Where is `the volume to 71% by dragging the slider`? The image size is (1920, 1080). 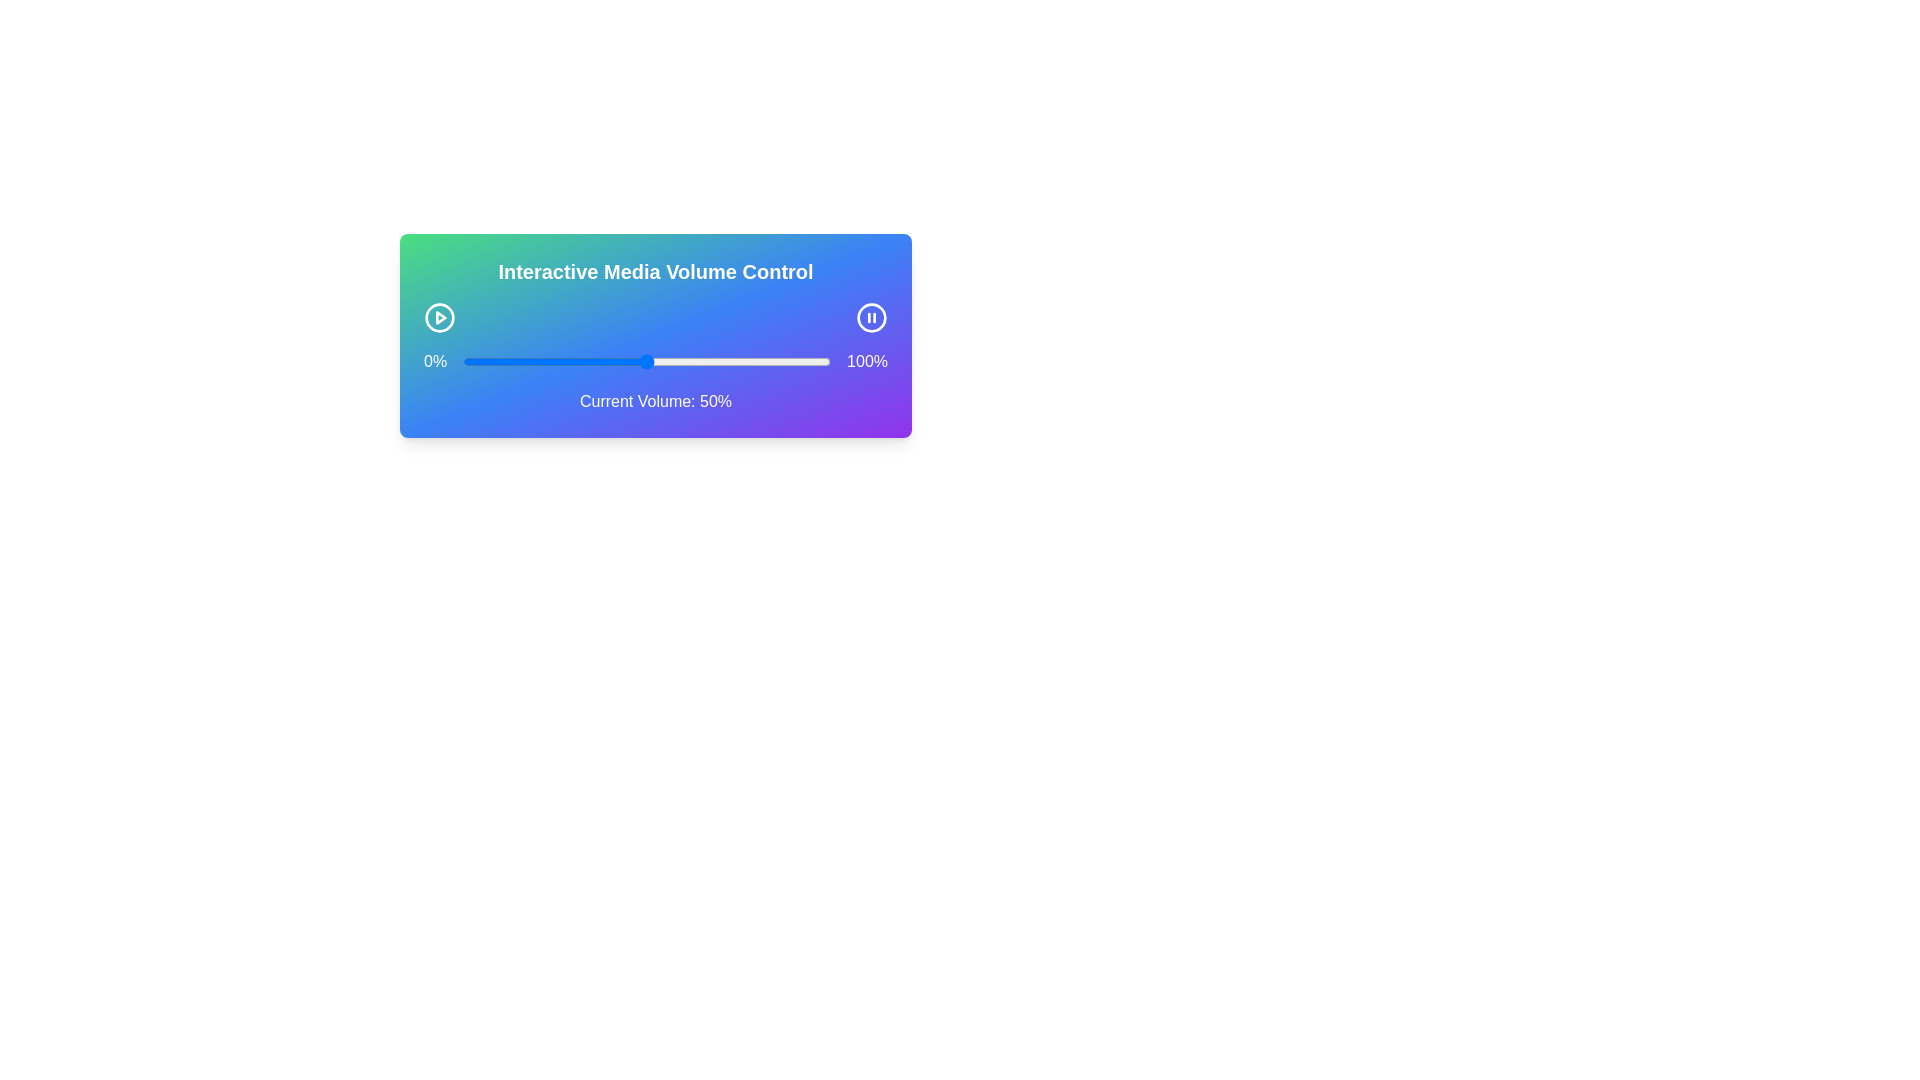
the volume to 71% by dragging the slider is located at coordinates (723, 362).